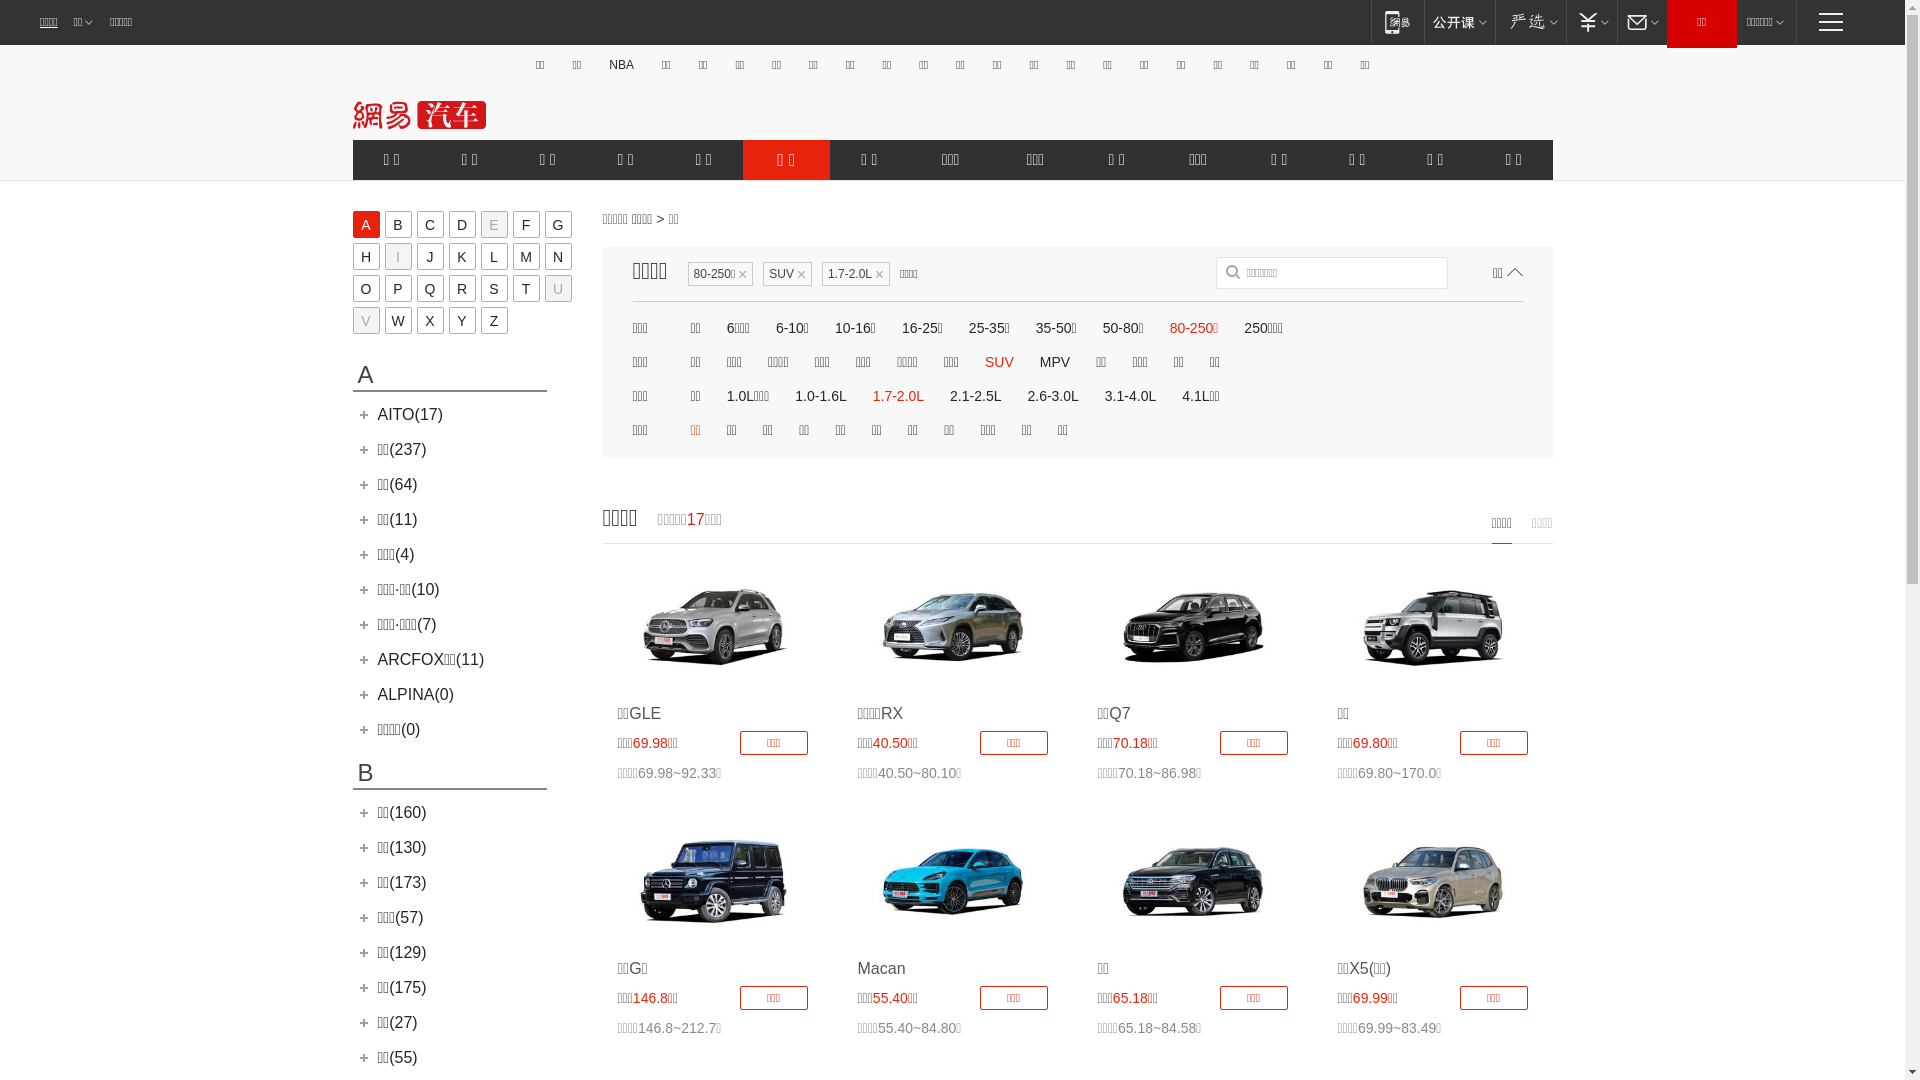 The image size is (1920, 1080). Describe the element at coordinates (869, 396) in the screenshot. I see `'1.7-2.0L'` at that location.